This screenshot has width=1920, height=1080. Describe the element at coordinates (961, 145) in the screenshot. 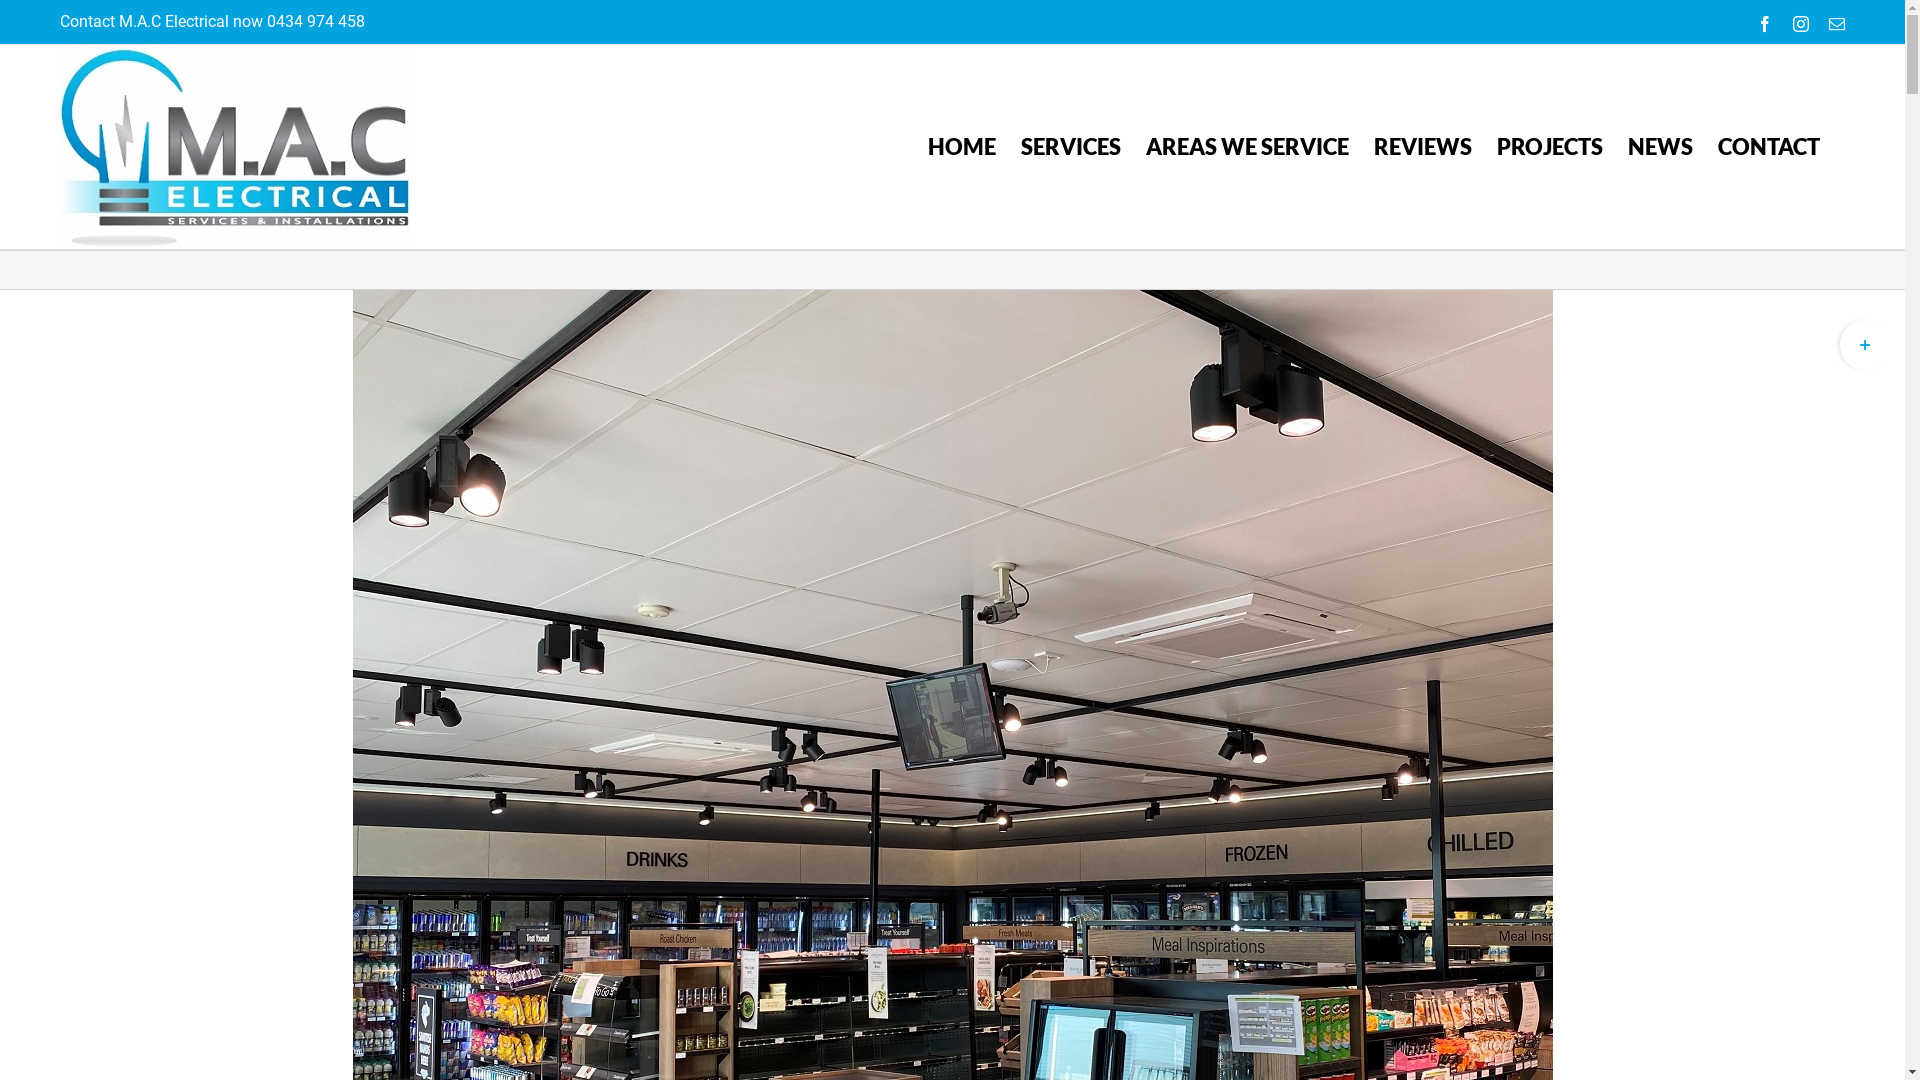

I see `'HOME'` at that location.